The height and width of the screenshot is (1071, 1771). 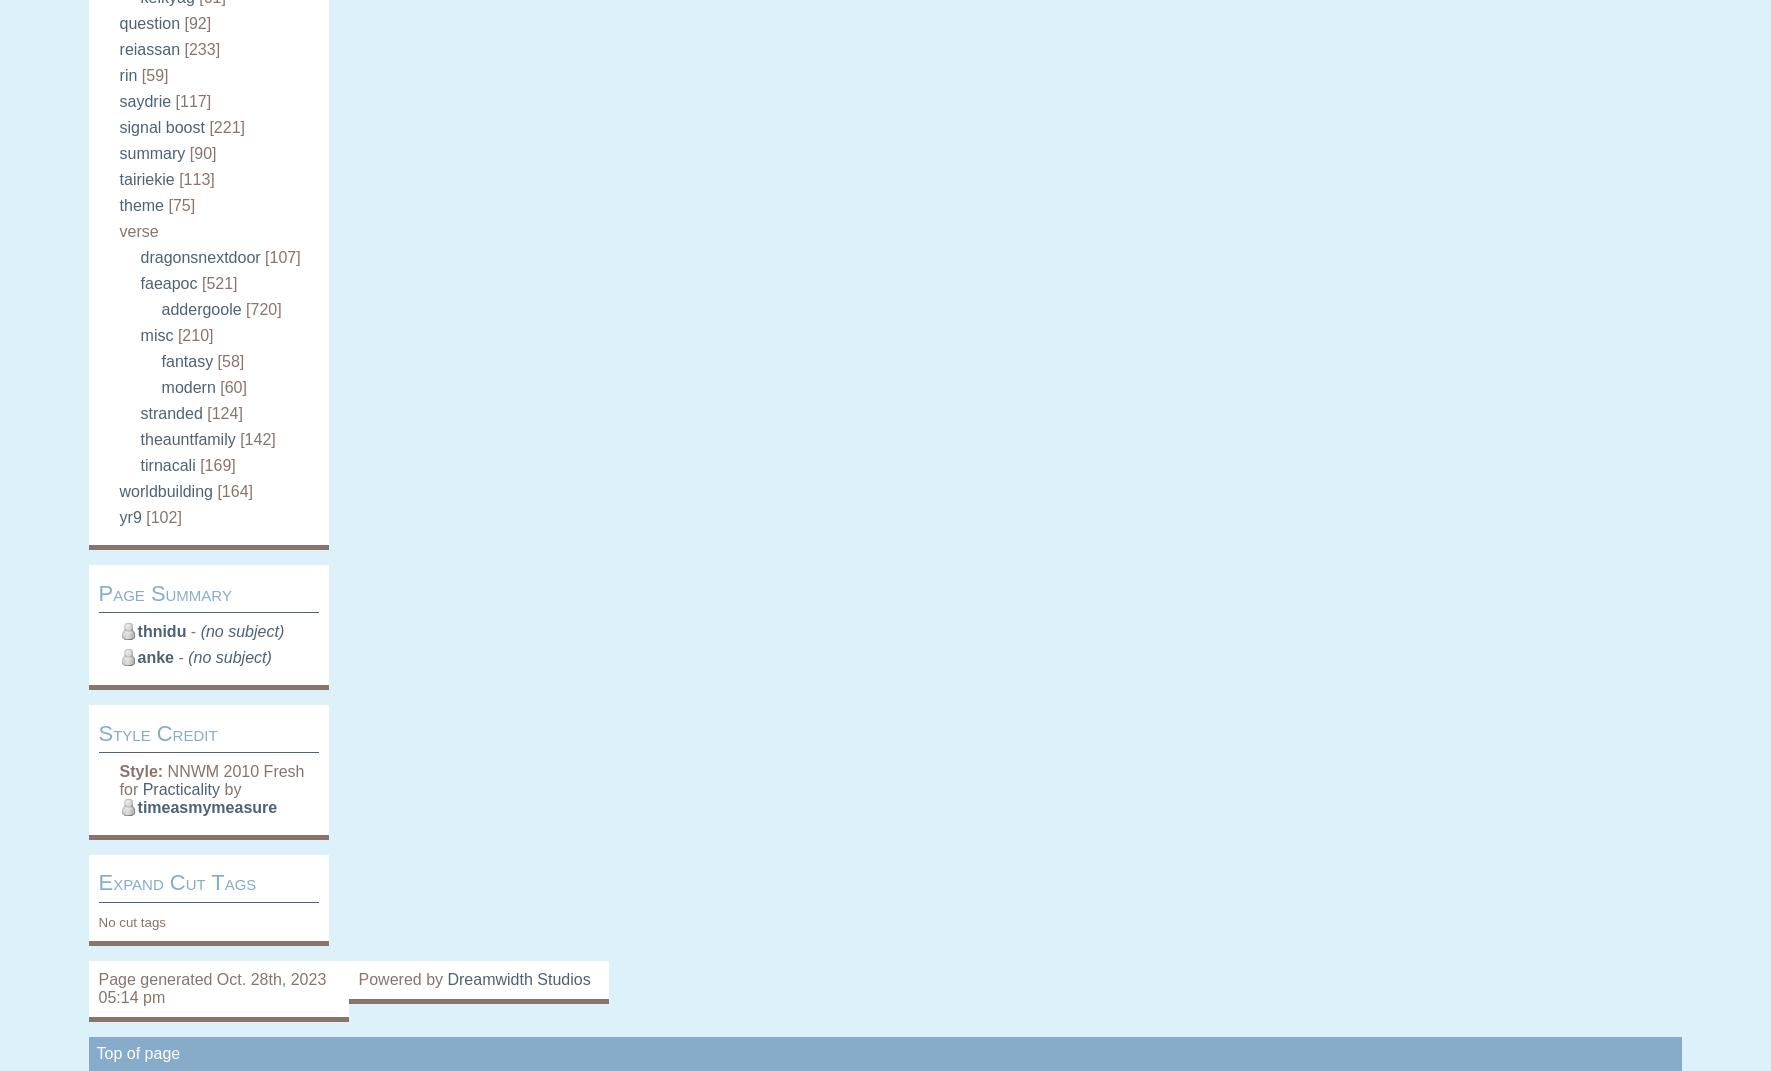 I want to click on 'saydrie', so click(x=145, y=101).